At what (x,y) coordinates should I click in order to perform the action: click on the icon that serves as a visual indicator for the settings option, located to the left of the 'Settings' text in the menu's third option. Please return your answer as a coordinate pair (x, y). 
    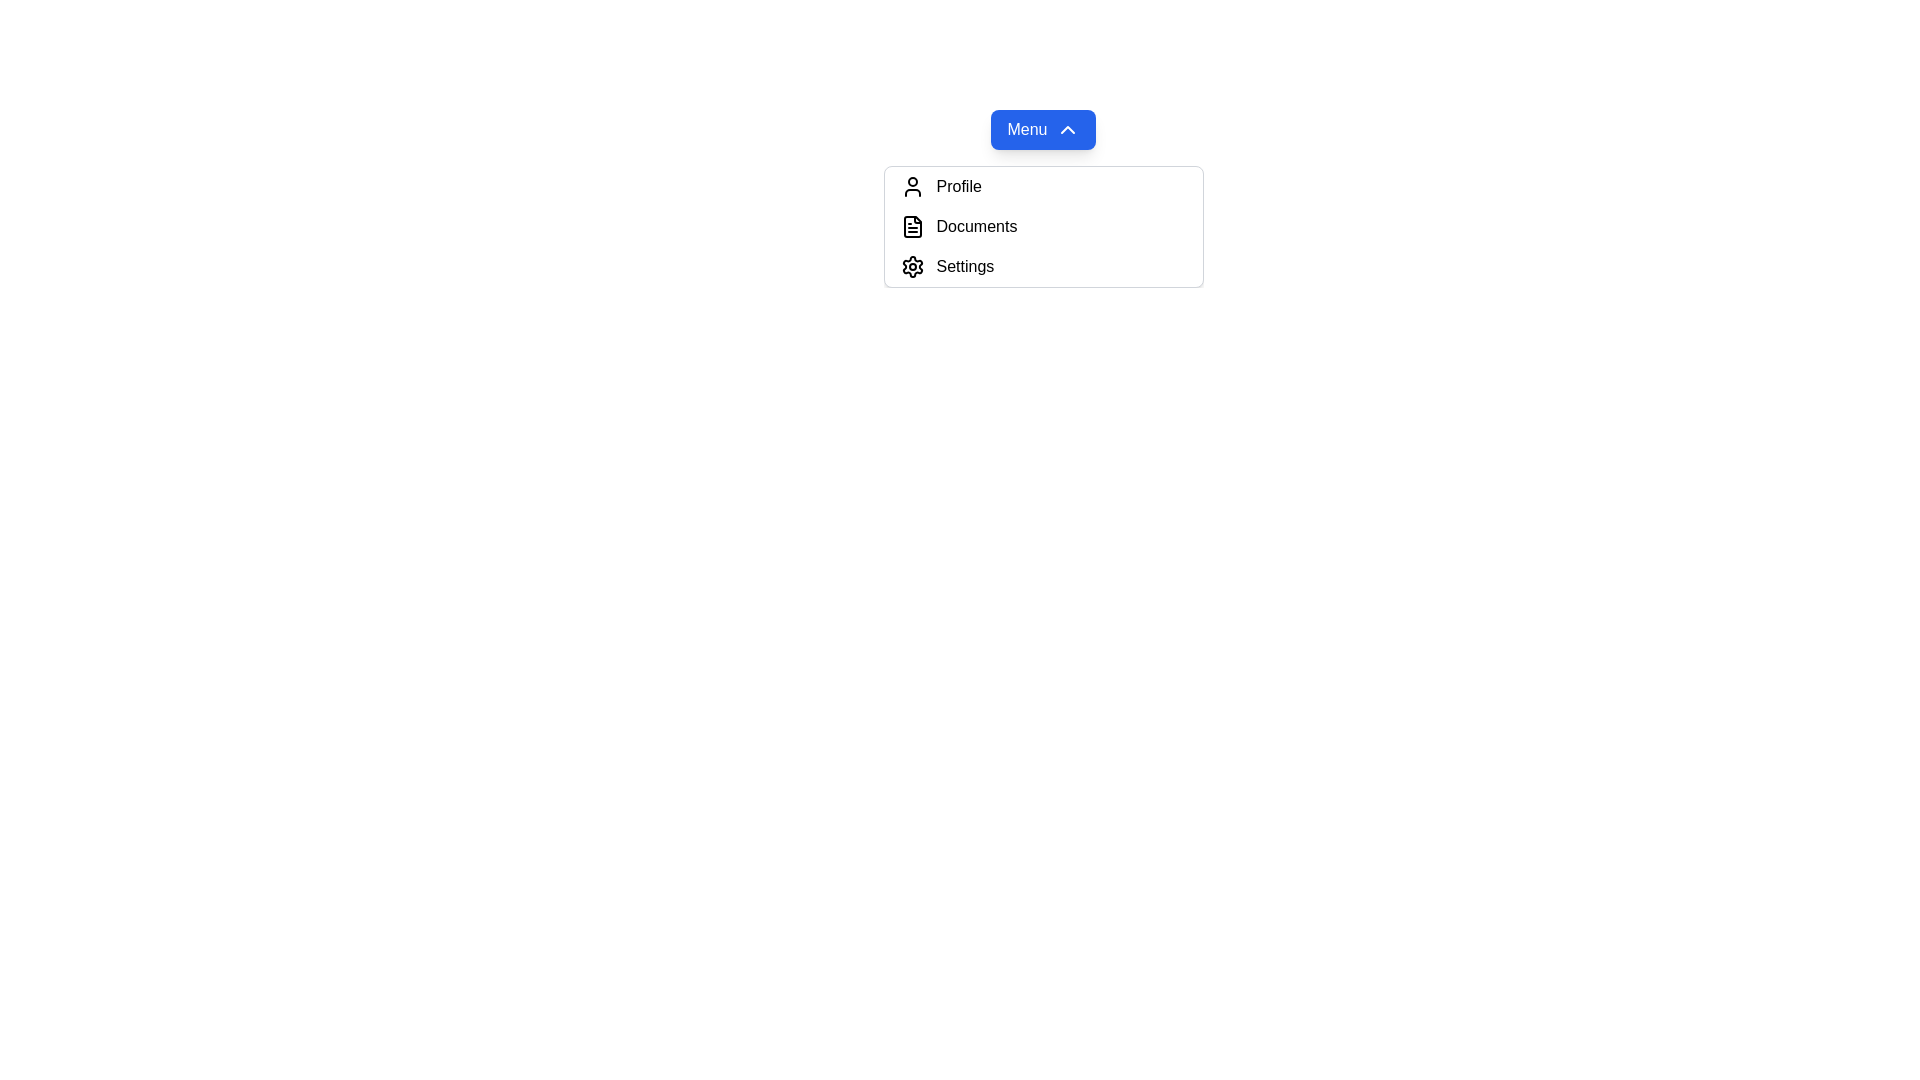
    Looking at the image, I should click on (911, 265).